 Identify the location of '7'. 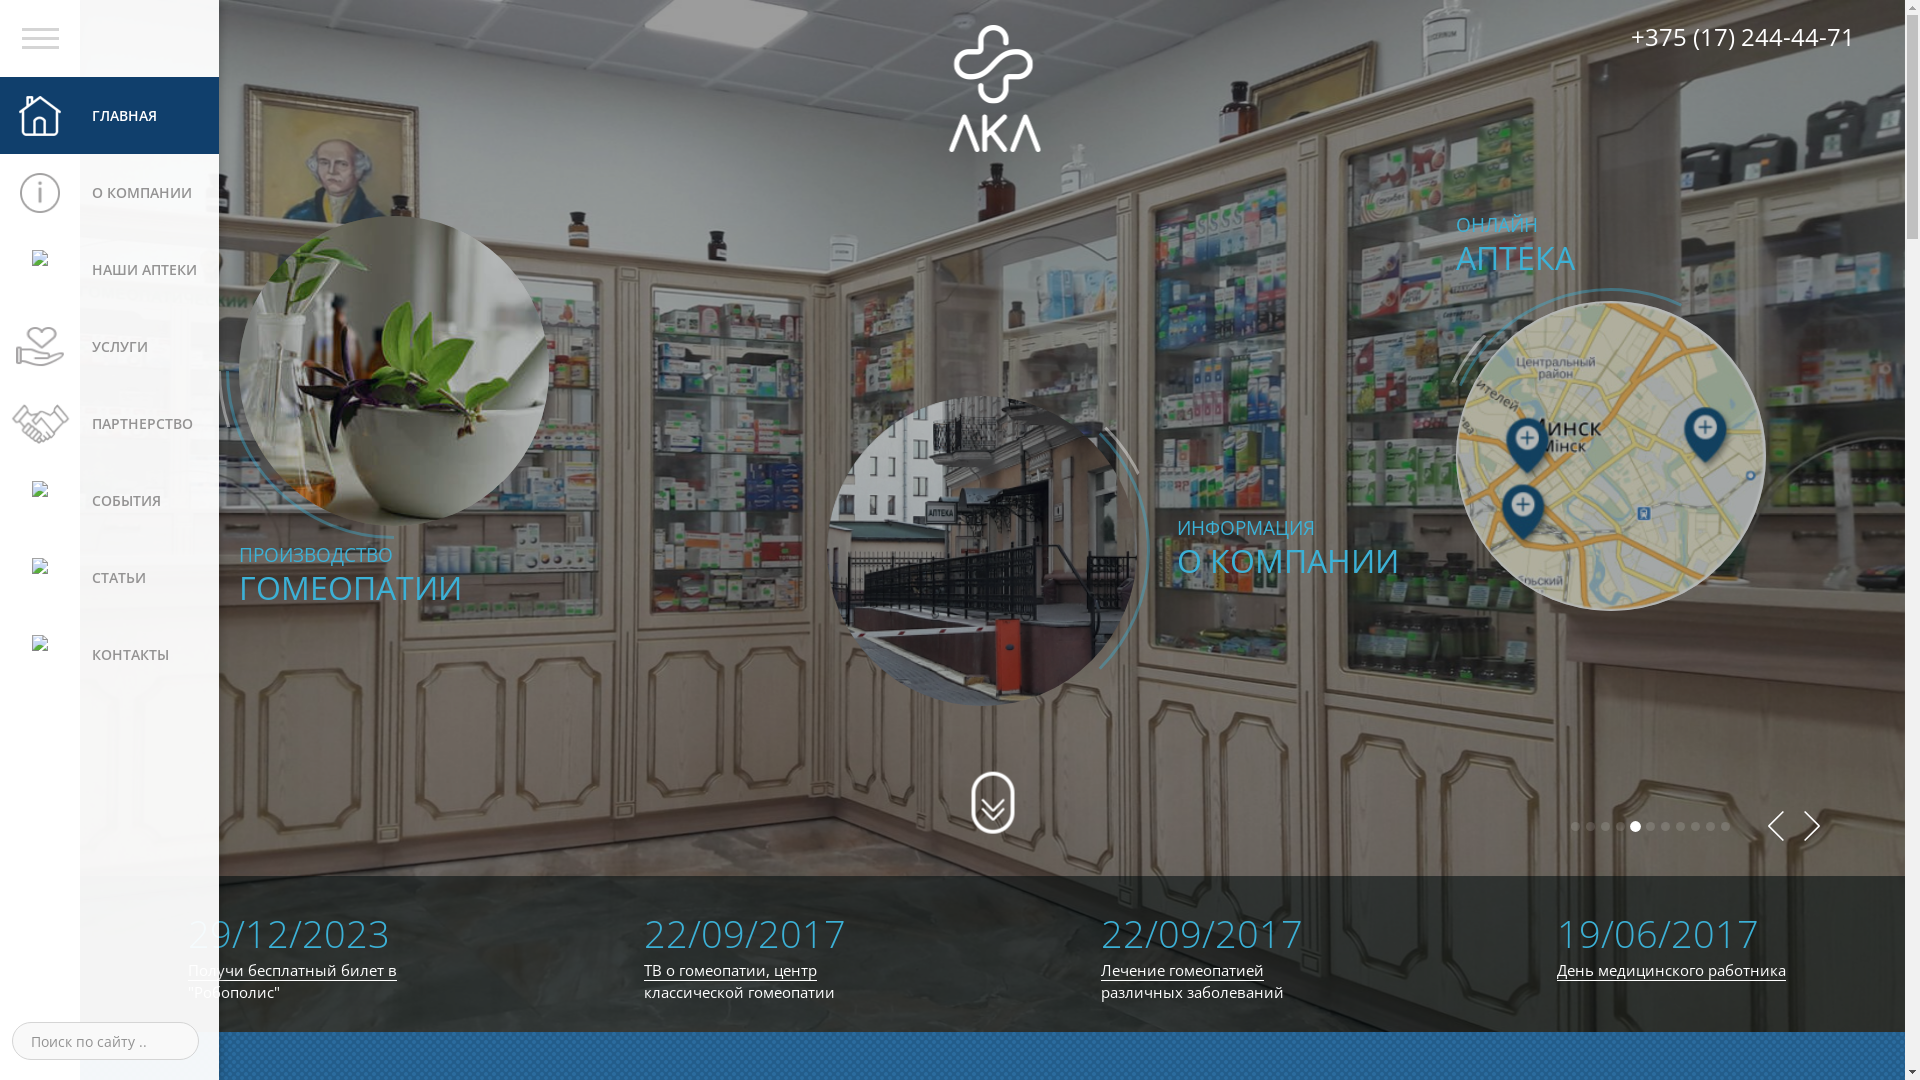
(1665, 826).